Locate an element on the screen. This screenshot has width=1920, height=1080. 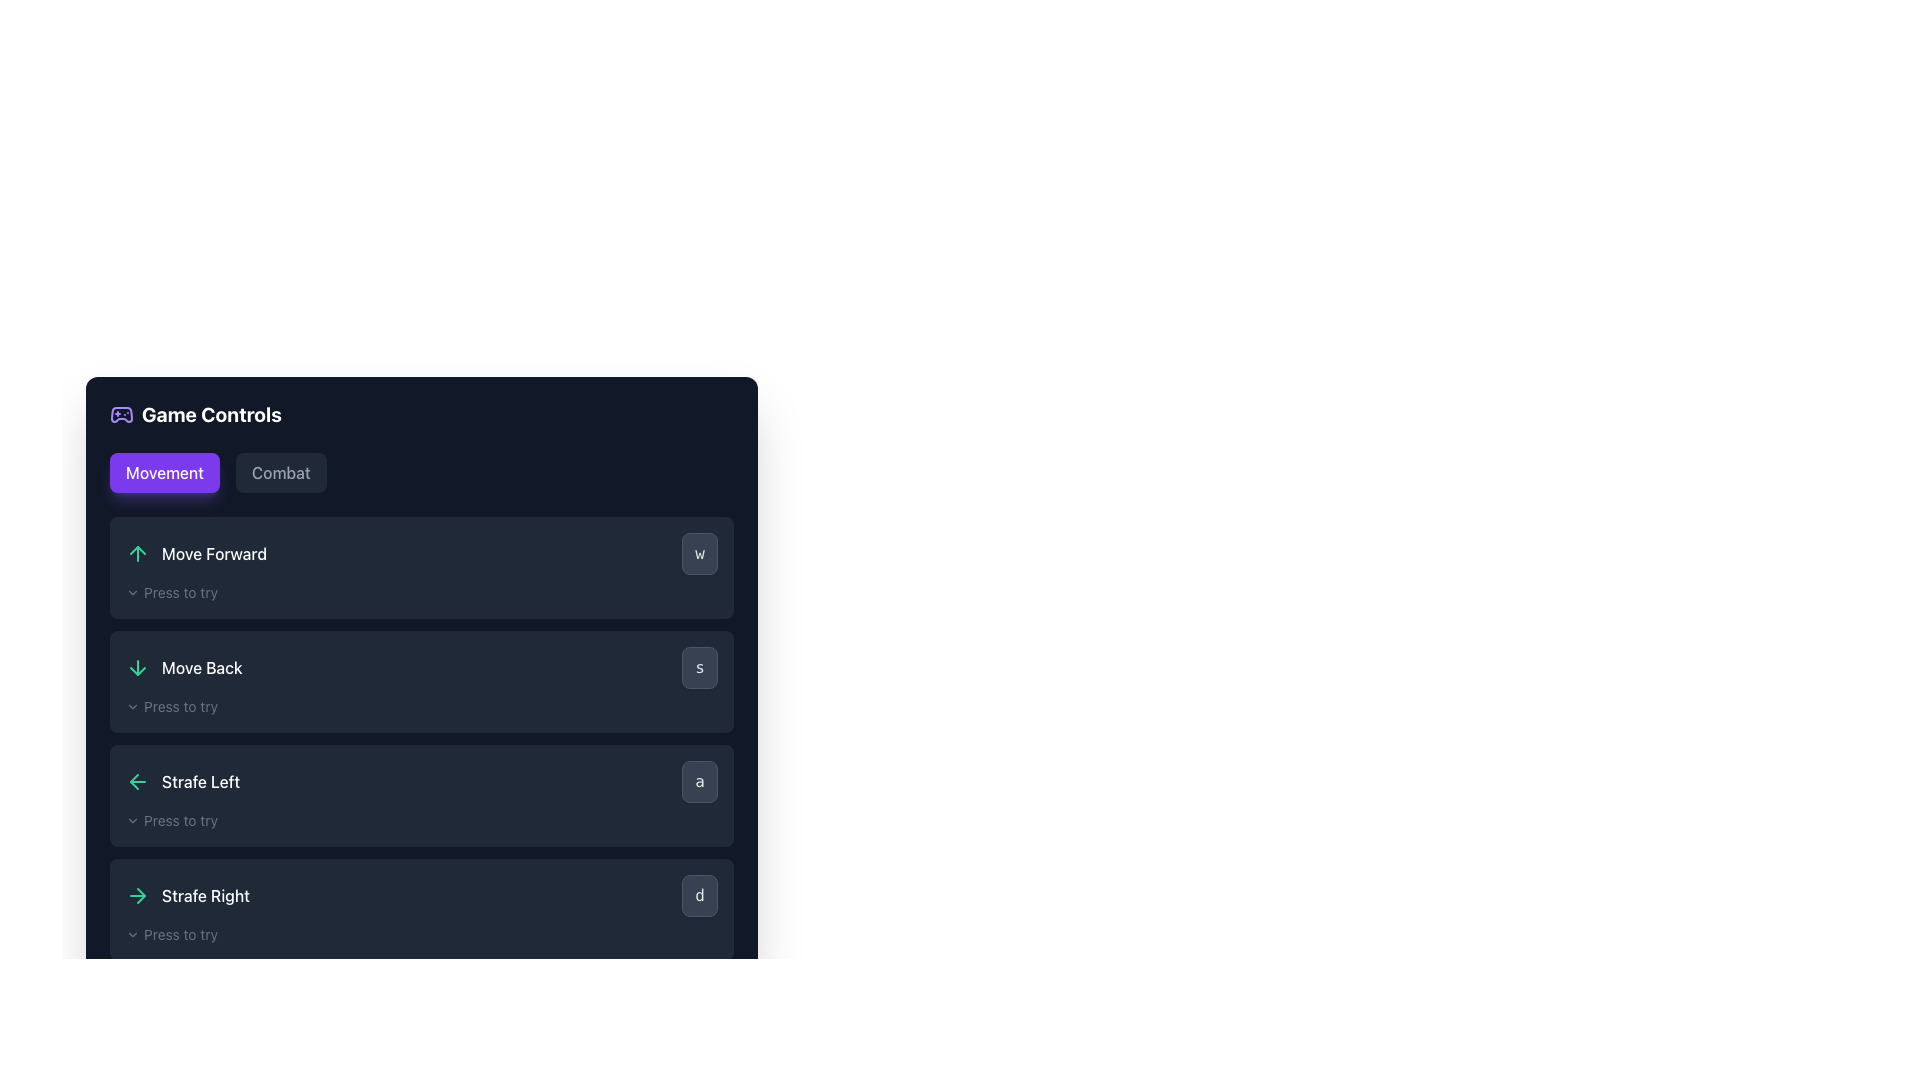
the 'Move Back' button in the 'Game Controls' menu under the 'Movement' tab is located at coordinates (421, 667).